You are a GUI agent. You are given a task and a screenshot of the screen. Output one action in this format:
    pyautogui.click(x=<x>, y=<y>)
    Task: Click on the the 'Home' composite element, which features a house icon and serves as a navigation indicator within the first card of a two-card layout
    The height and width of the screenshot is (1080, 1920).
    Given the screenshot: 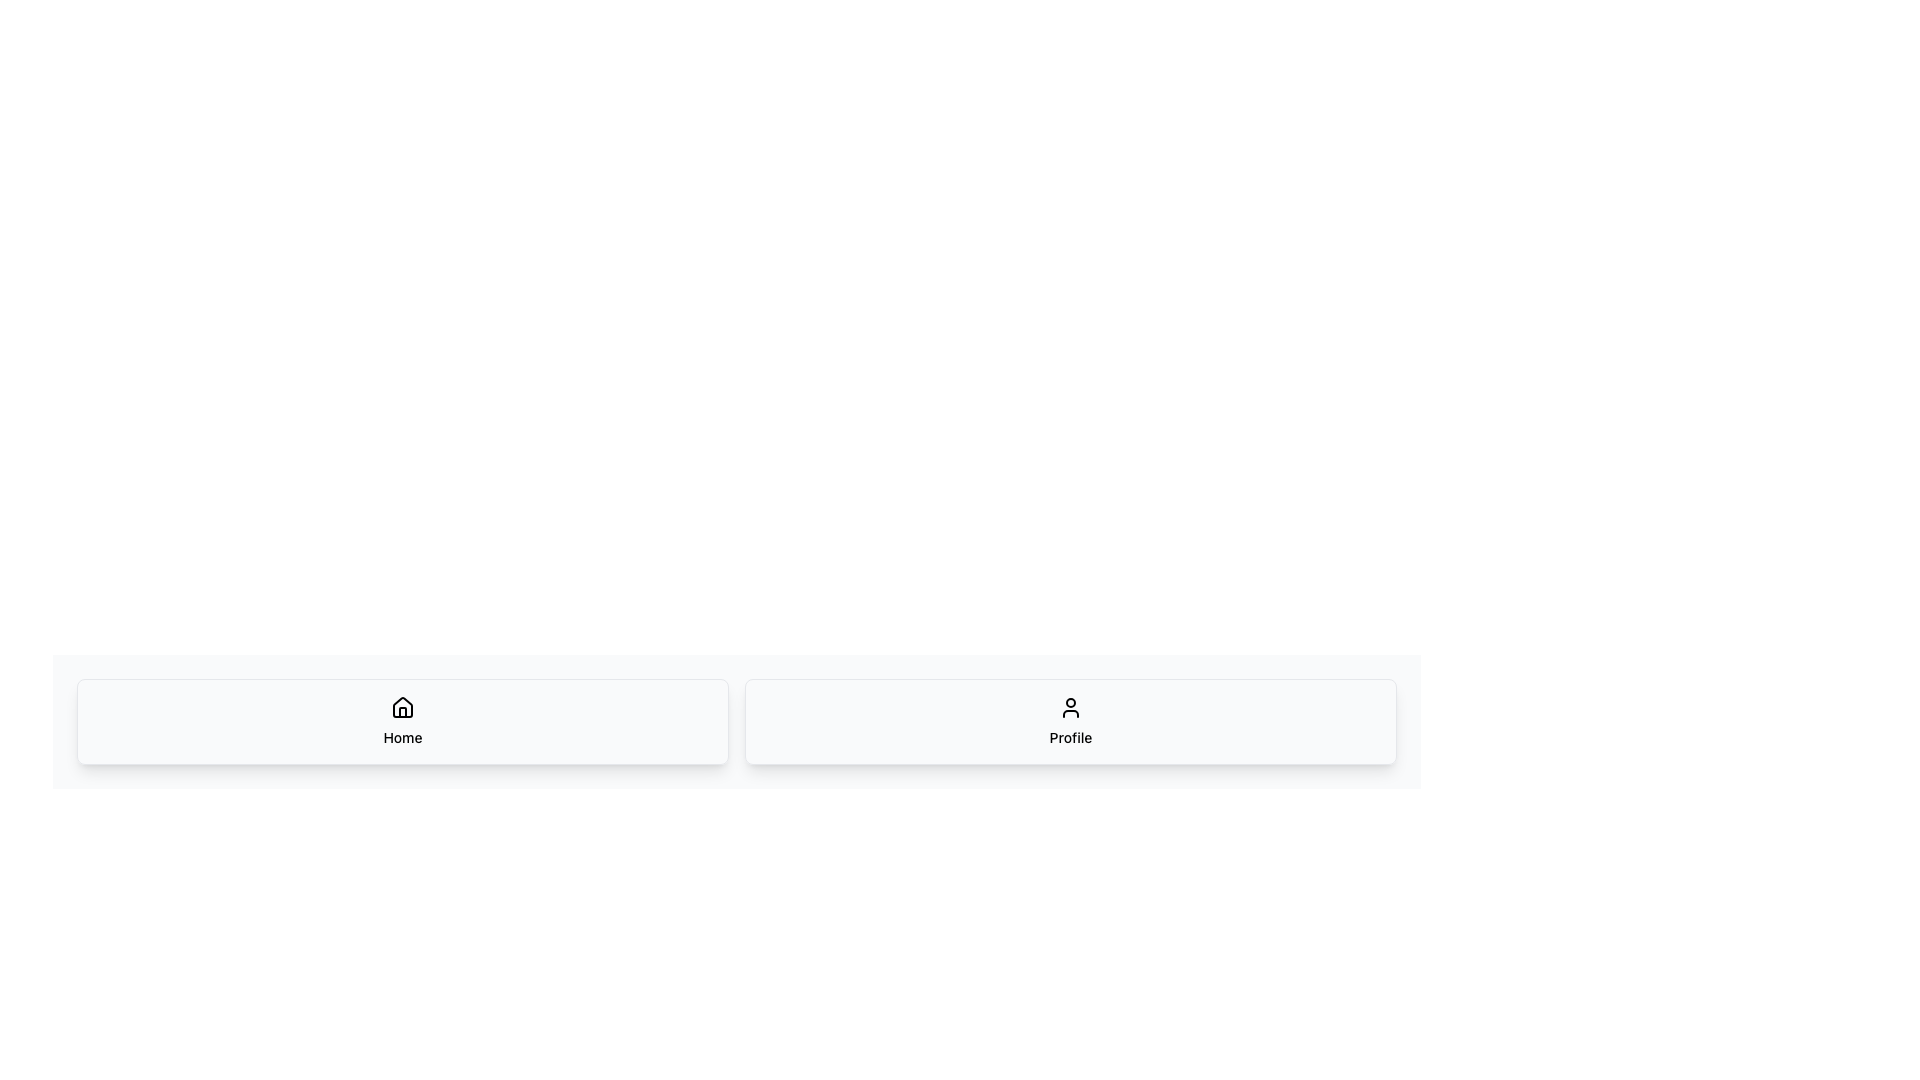 What is the action you would take?
    pyautogui.click(x=402, y=721)
    